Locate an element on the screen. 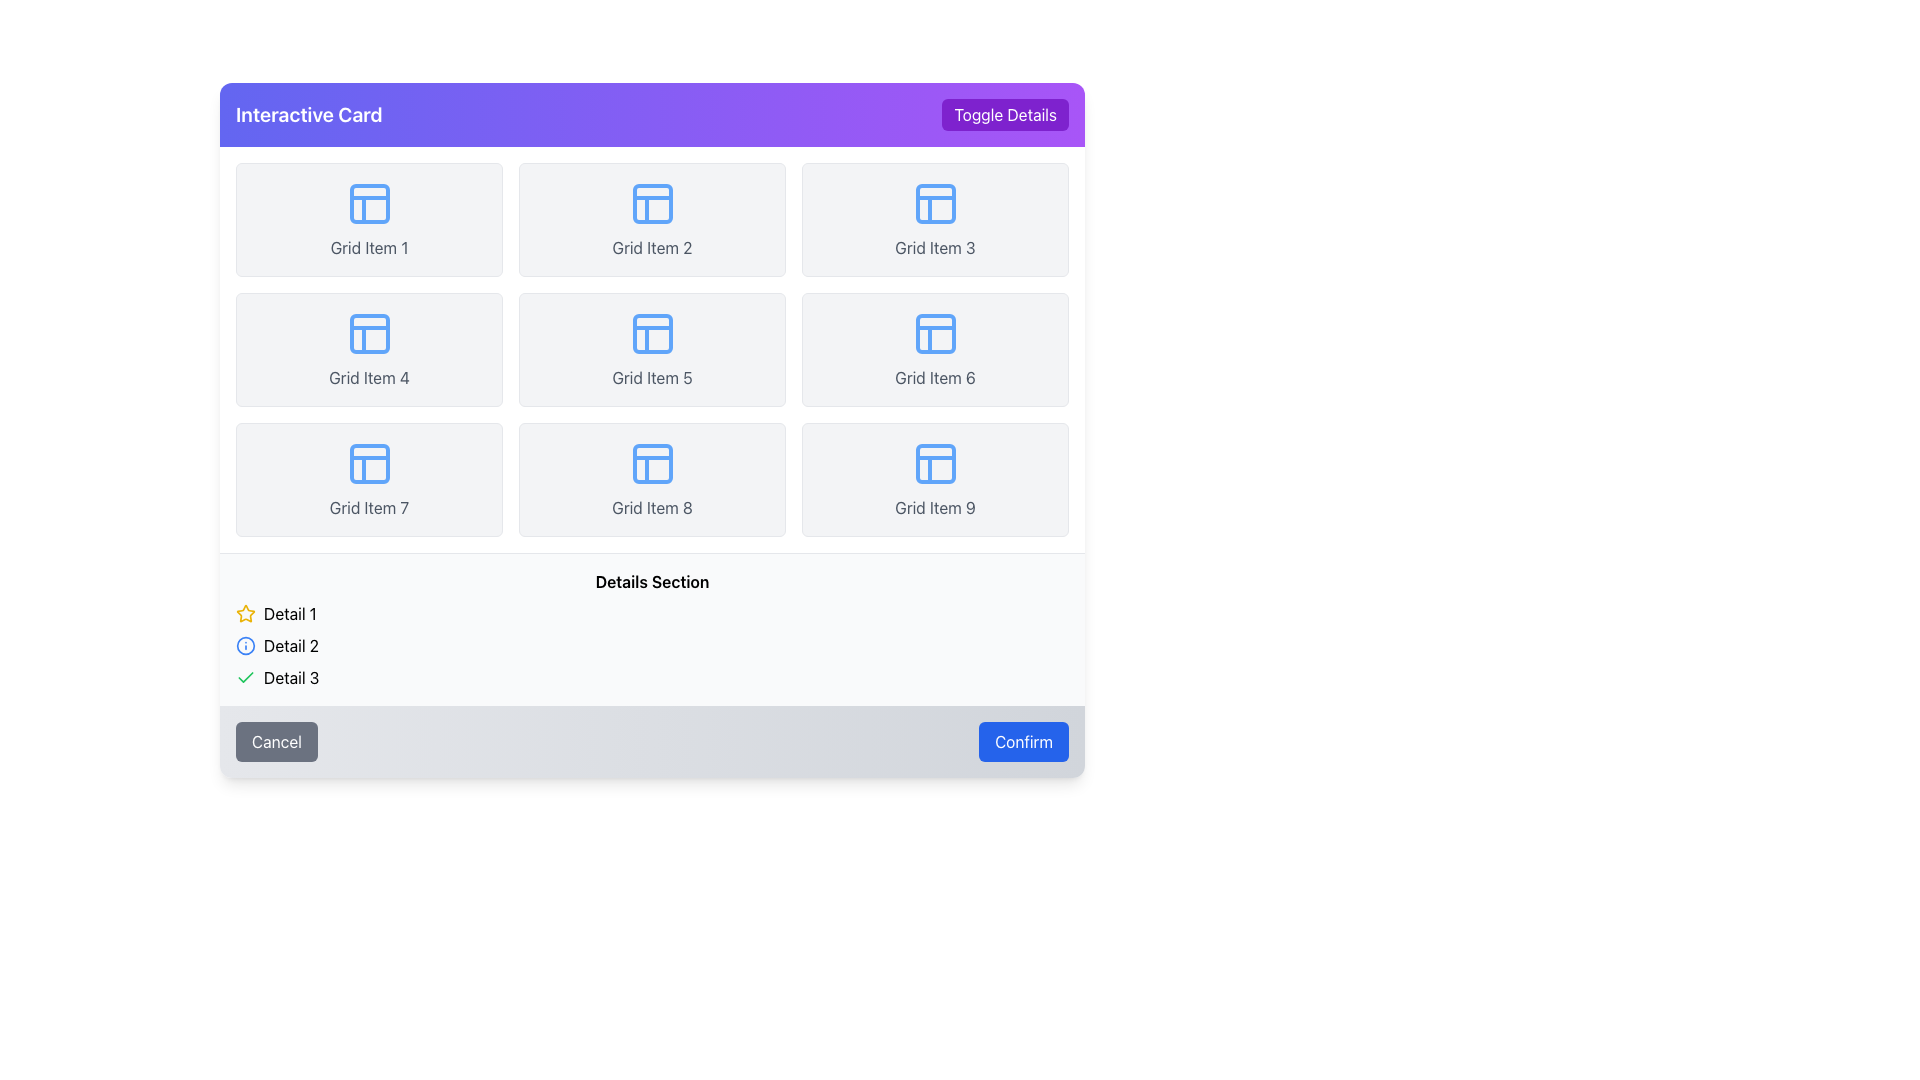  the Rectangular visual decoration located in the upper-left quadrant of the icon for 'Grid Item 8' is located at coordinates (652, 463).